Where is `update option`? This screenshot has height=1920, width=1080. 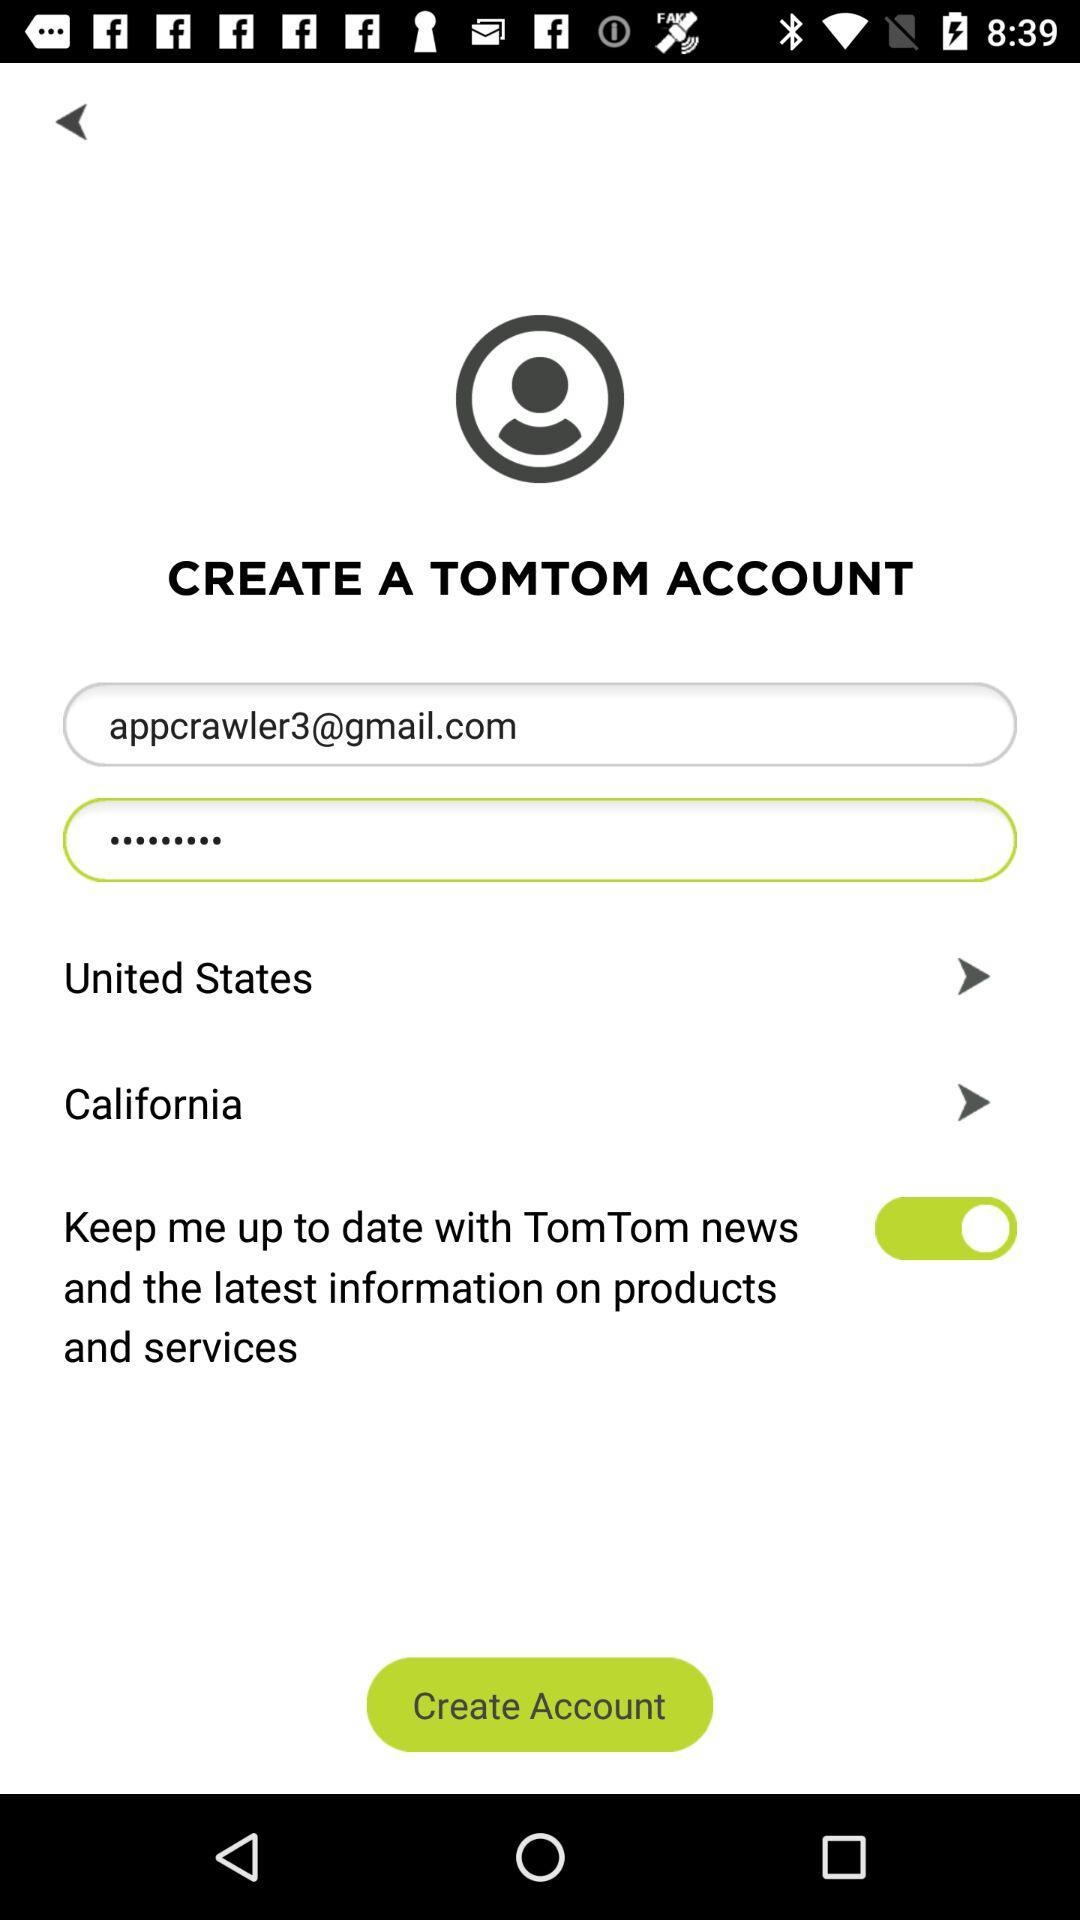
update option is located at coordinates (945, 1227).